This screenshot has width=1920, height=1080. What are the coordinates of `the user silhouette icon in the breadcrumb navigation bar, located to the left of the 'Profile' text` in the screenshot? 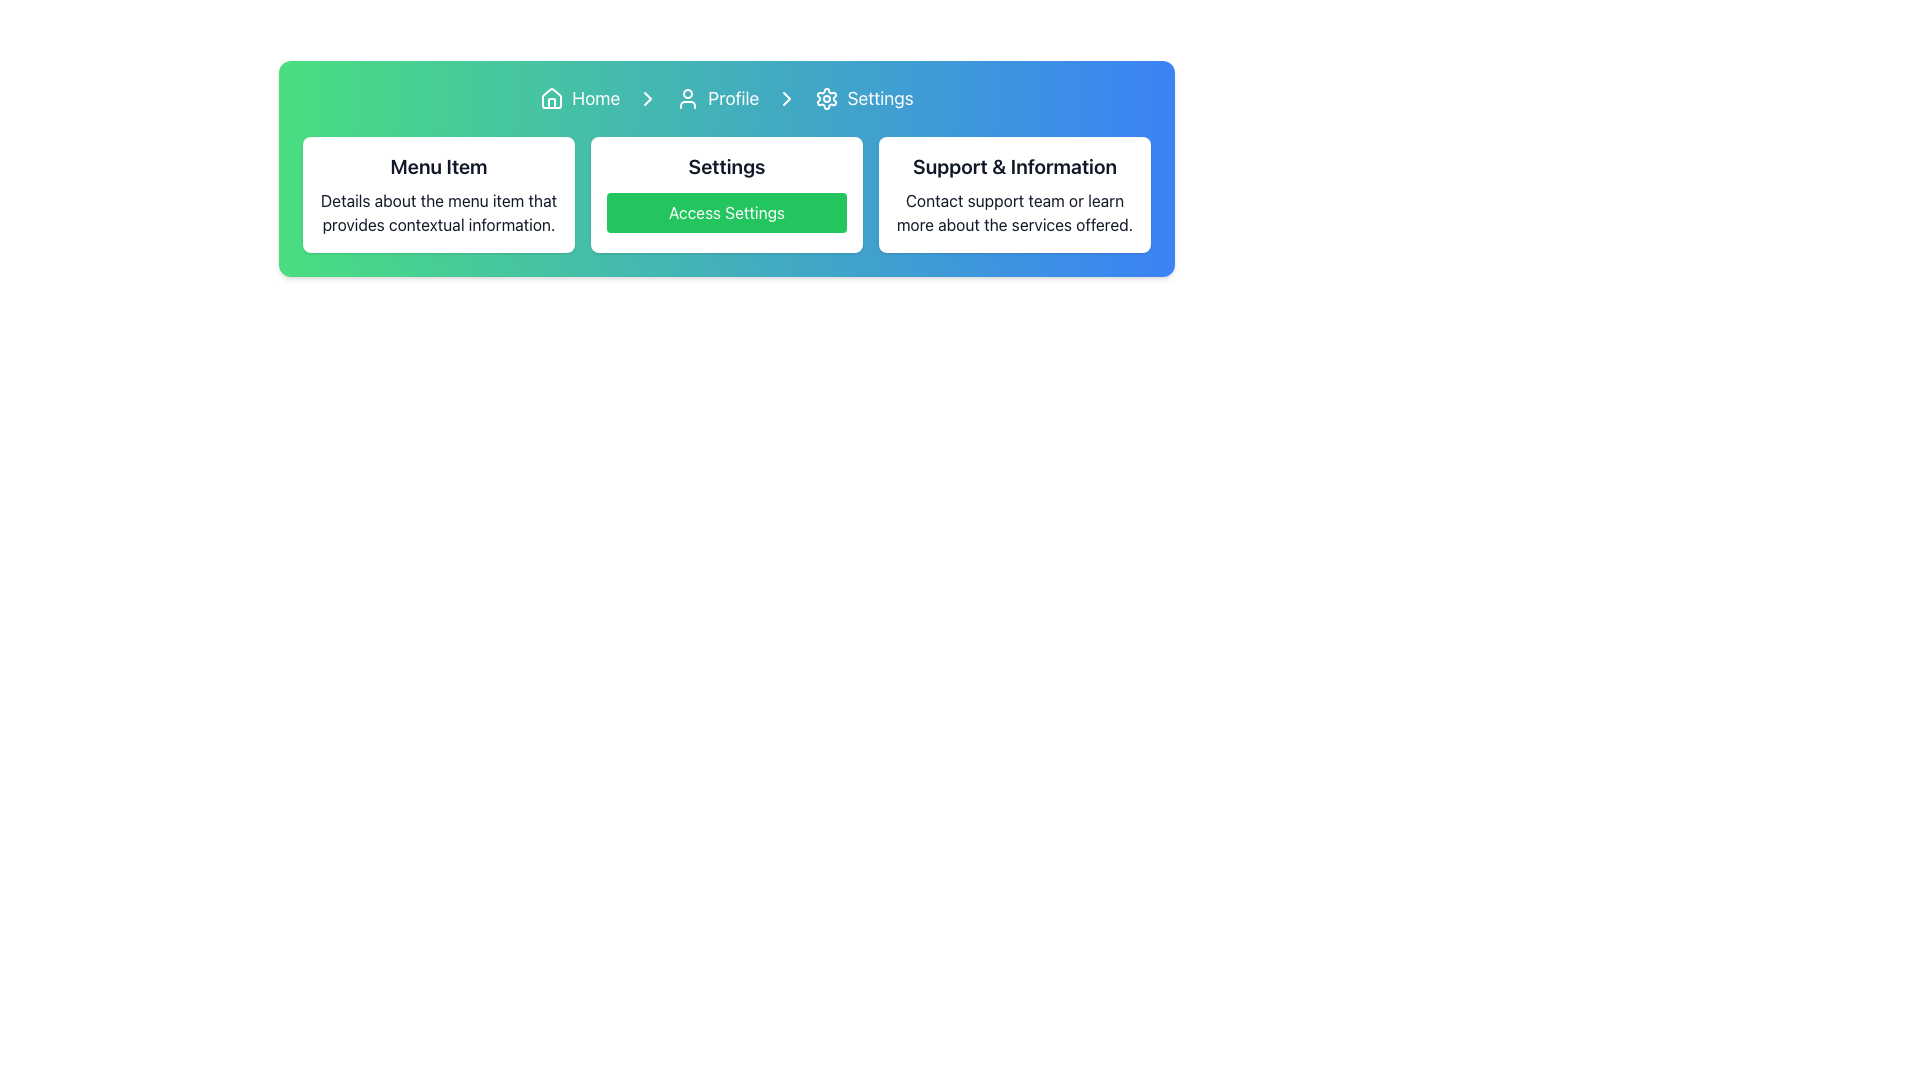 It's located at (688, 99).